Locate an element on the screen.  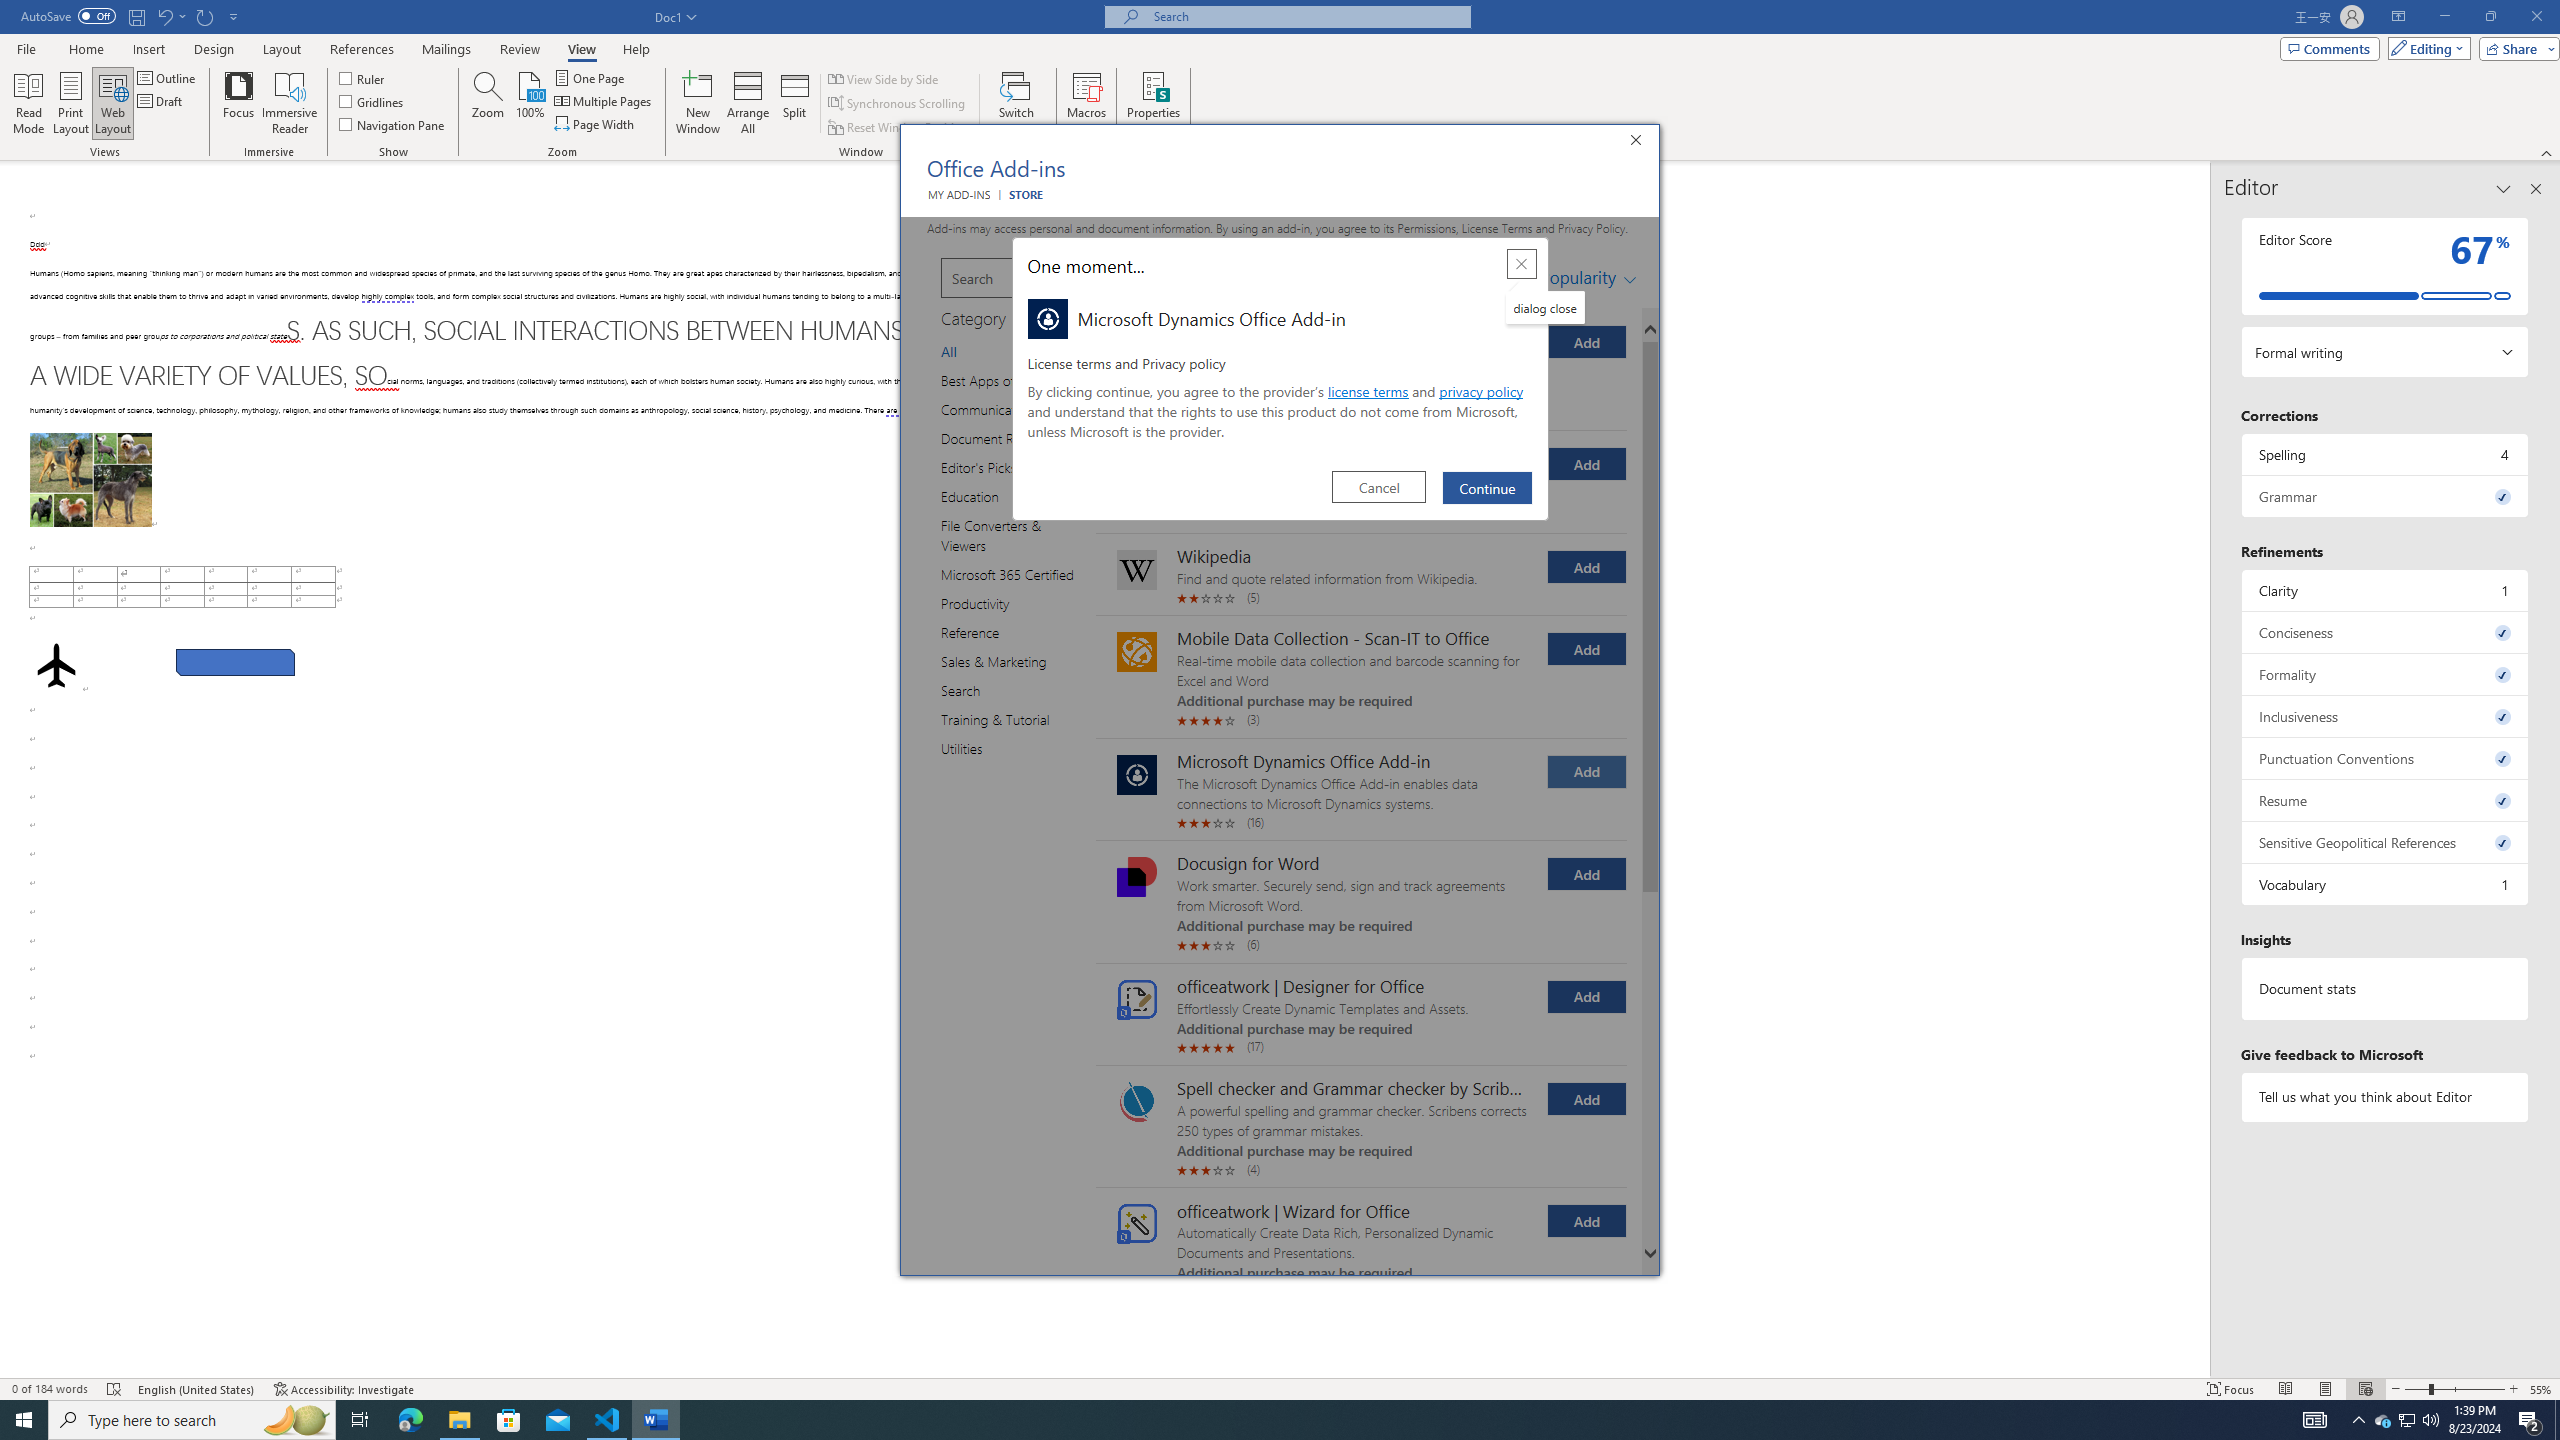
'Page Width' is located at coordinates (595, 122).